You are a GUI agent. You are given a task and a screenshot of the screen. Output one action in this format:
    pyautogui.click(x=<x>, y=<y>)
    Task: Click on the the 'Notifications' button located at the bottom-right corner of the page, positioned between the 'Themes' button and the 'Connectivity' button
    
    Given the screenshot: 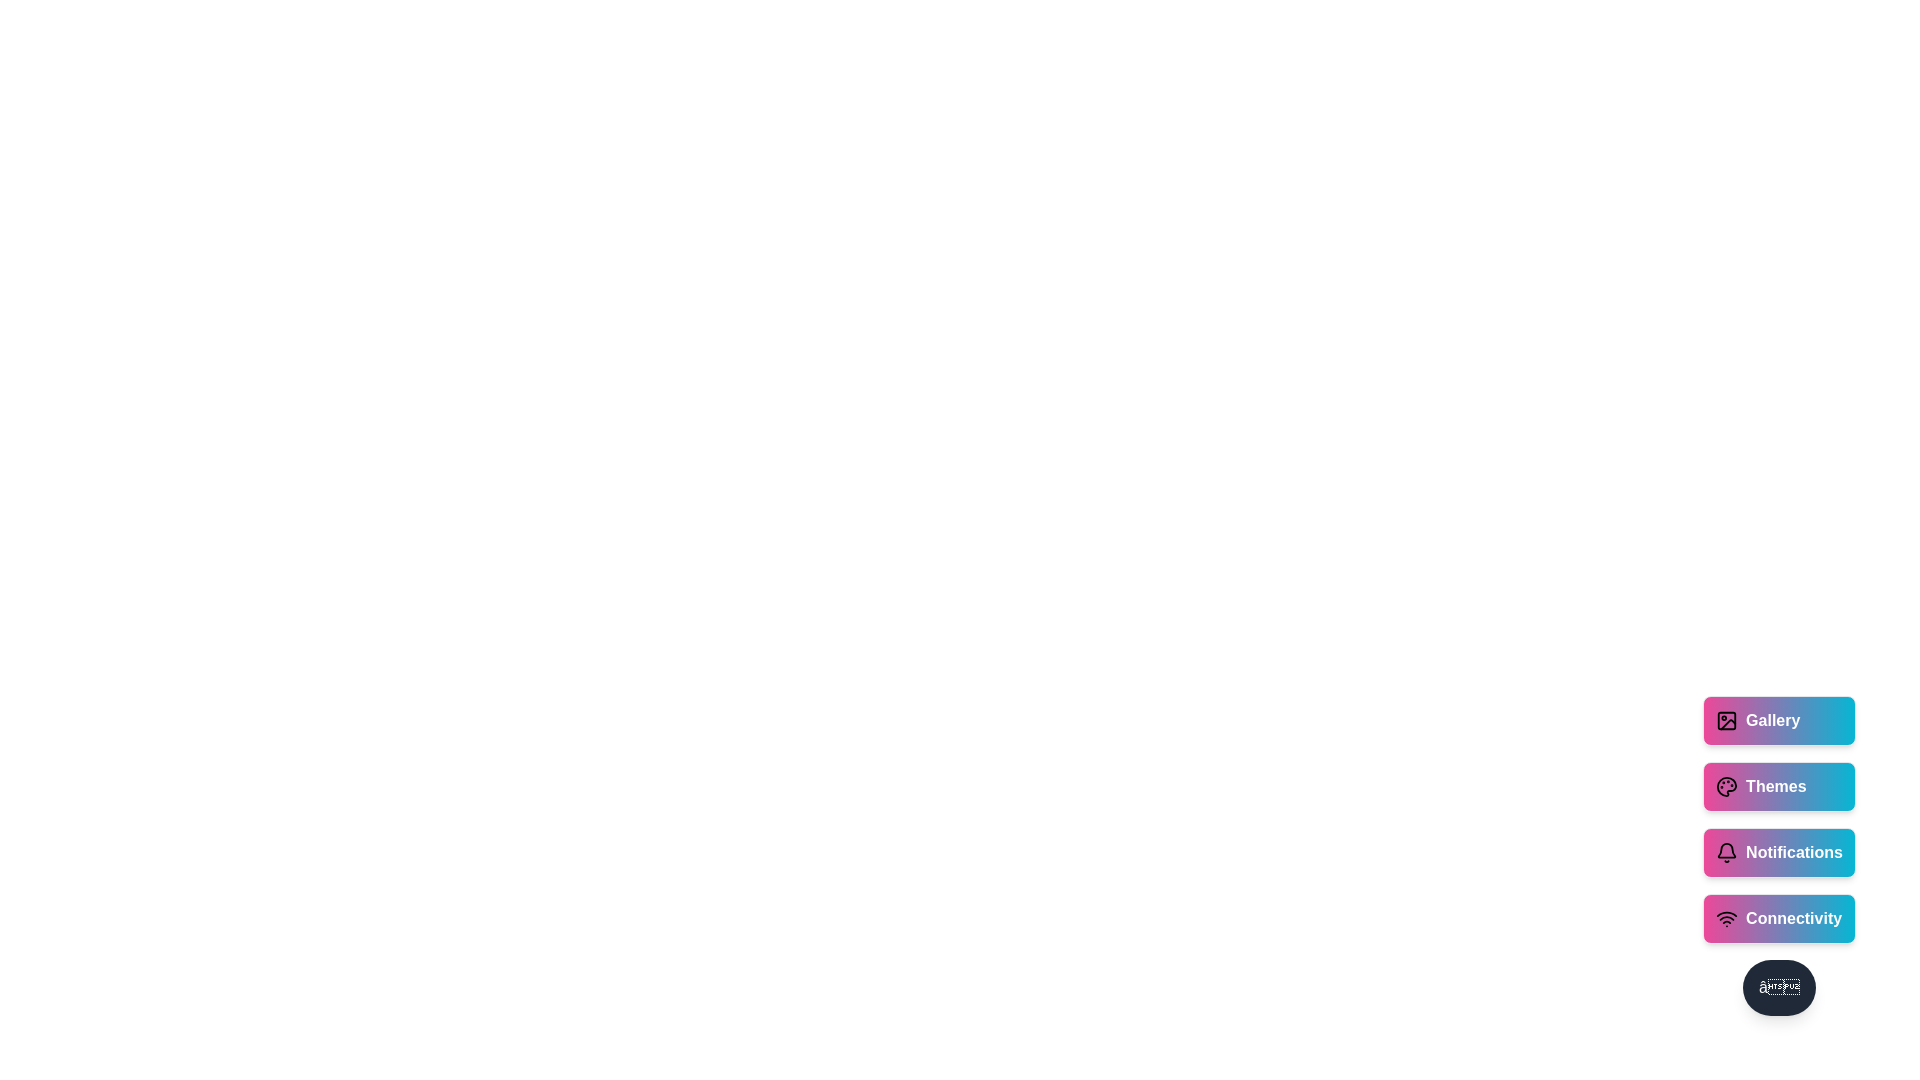 What is the action you would take?
    pyautogui.click(x=1779, y=855)
    